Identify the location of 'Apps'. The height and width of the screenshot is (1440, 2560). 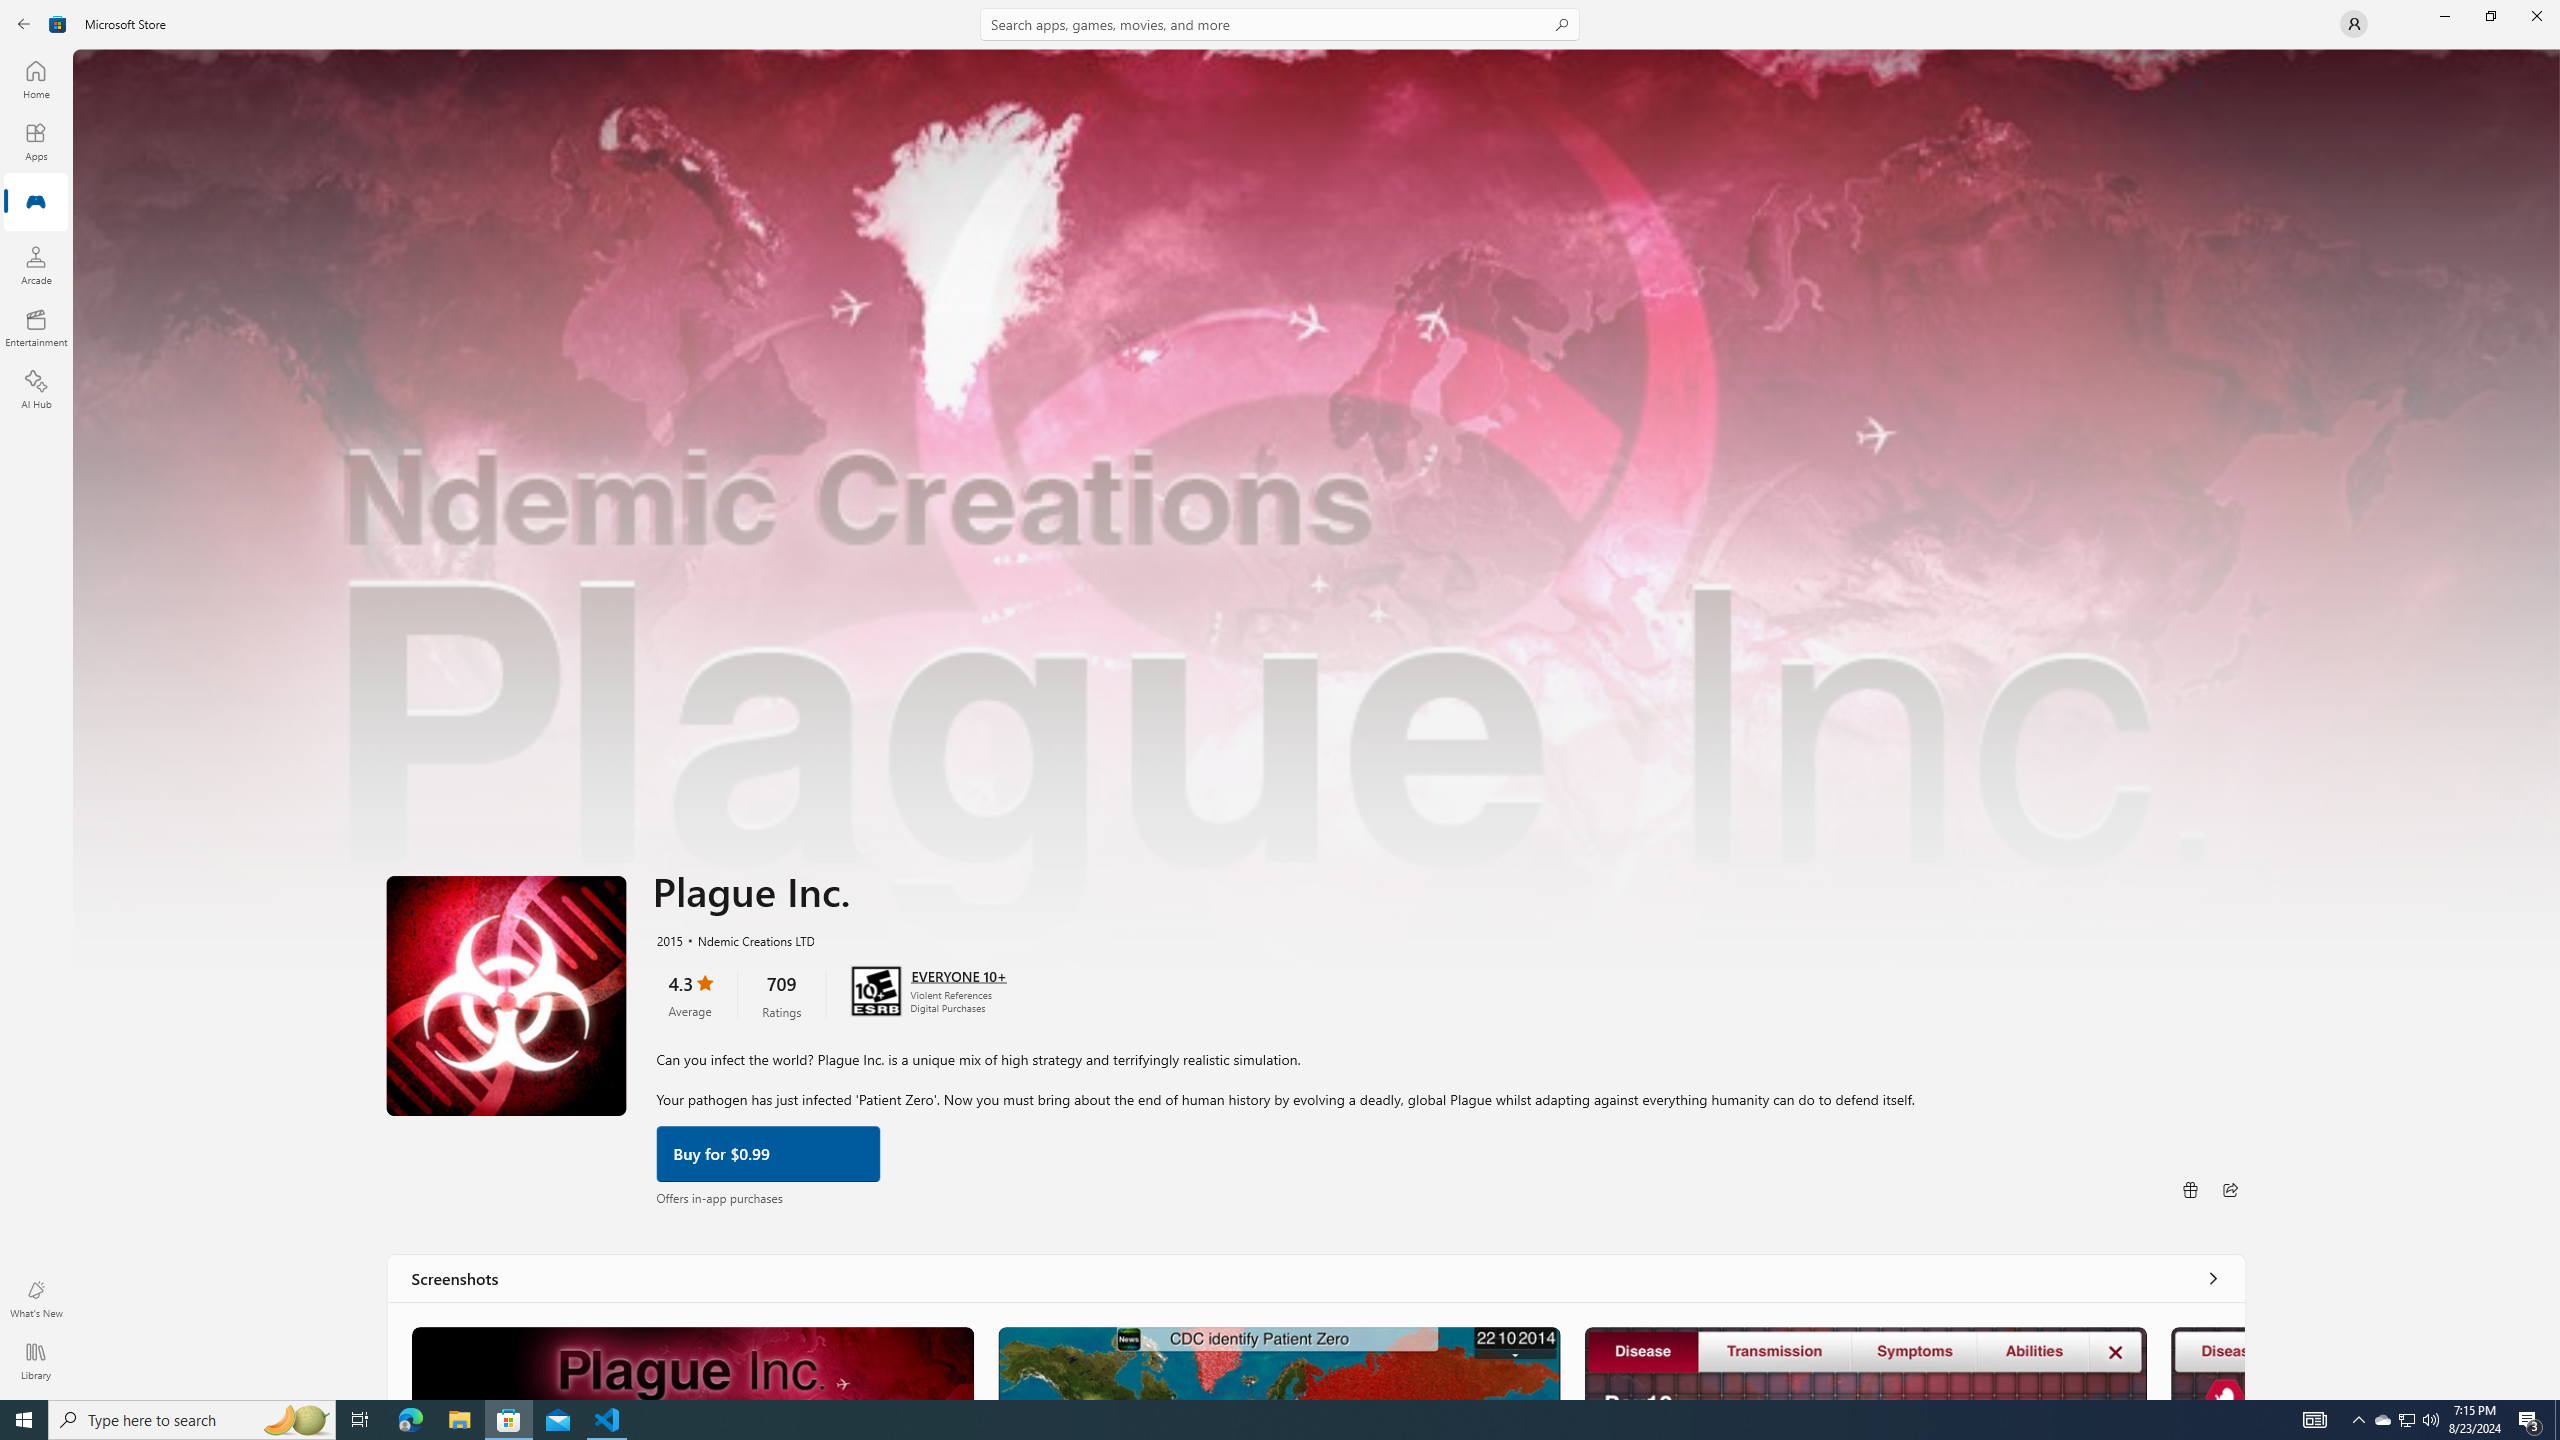
(34, 141).